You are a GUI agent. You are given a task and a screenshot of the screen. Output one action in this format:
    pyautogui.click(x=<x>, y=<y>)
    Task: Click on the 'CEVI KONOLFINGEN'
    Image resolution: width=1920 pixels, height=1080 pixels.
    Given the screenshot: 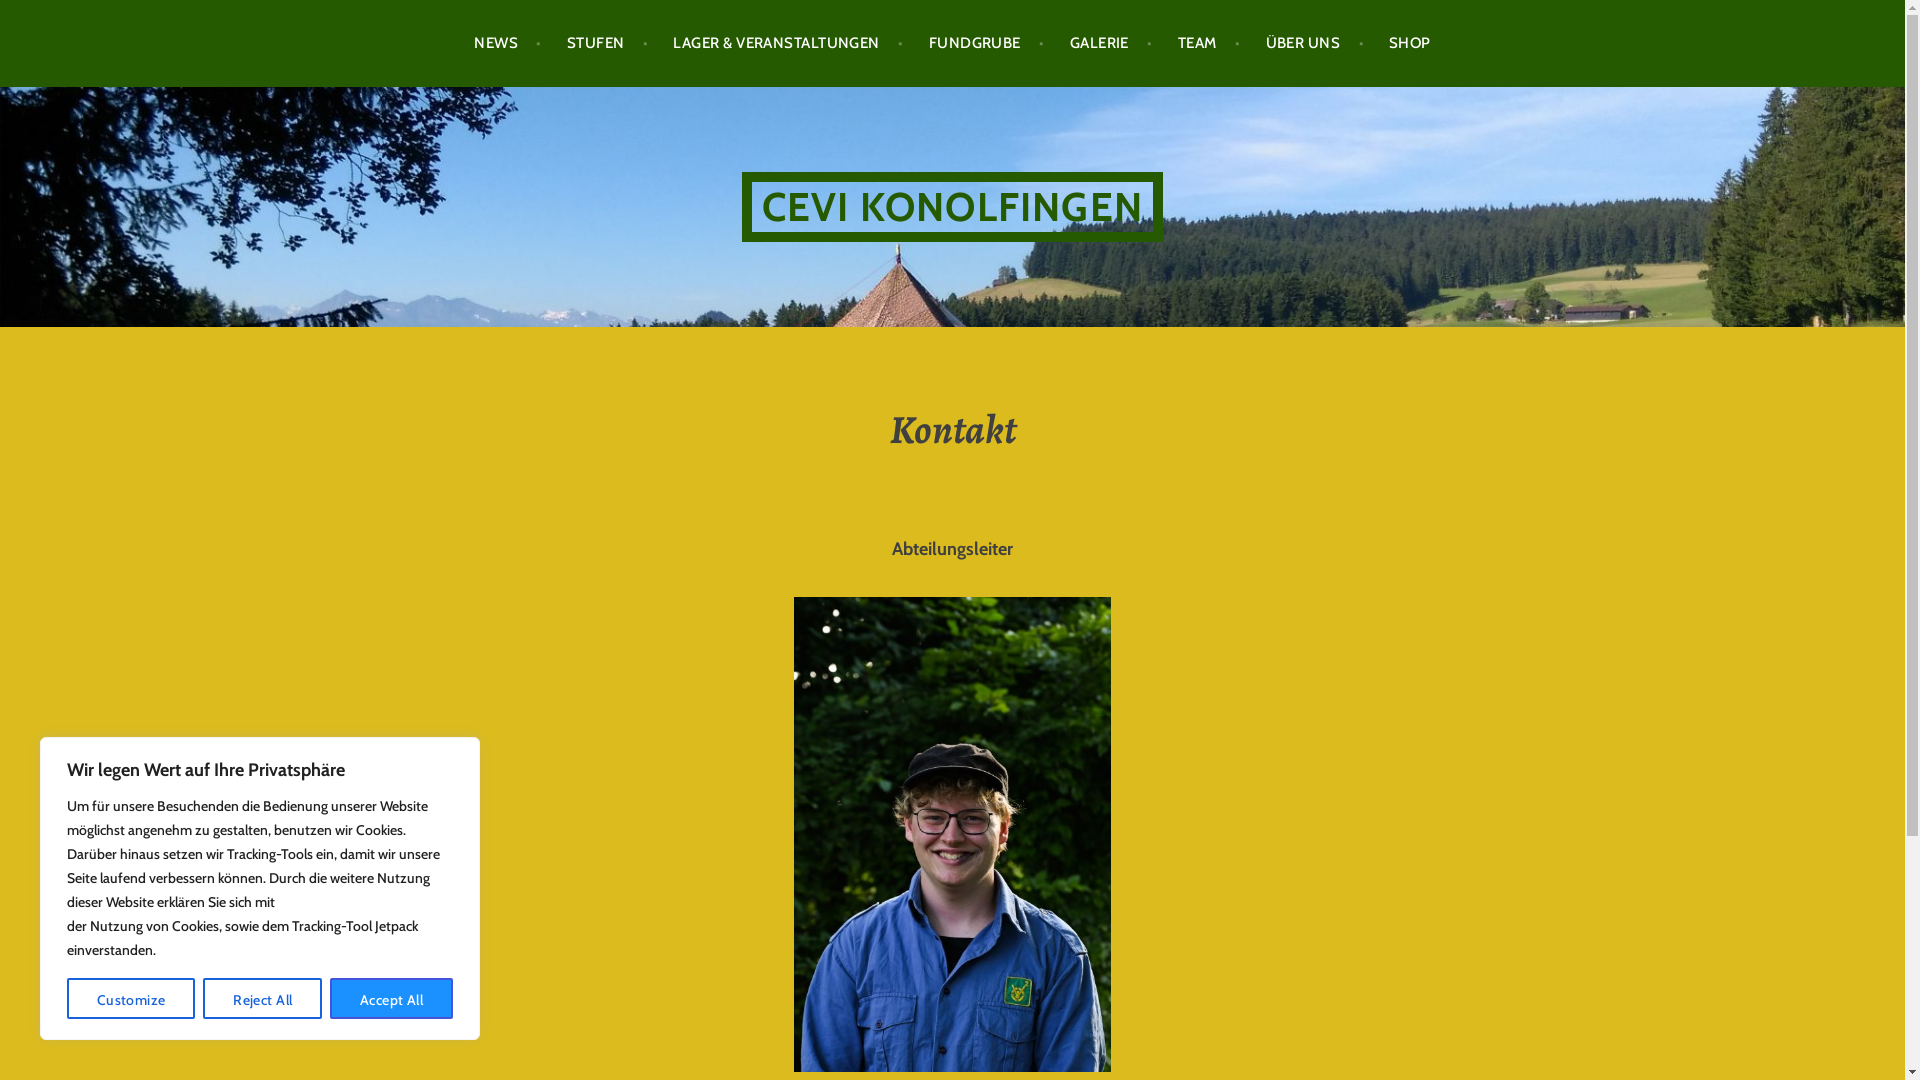 What is the action you would take?
    pyautogui.click(x=951, y=207)
    